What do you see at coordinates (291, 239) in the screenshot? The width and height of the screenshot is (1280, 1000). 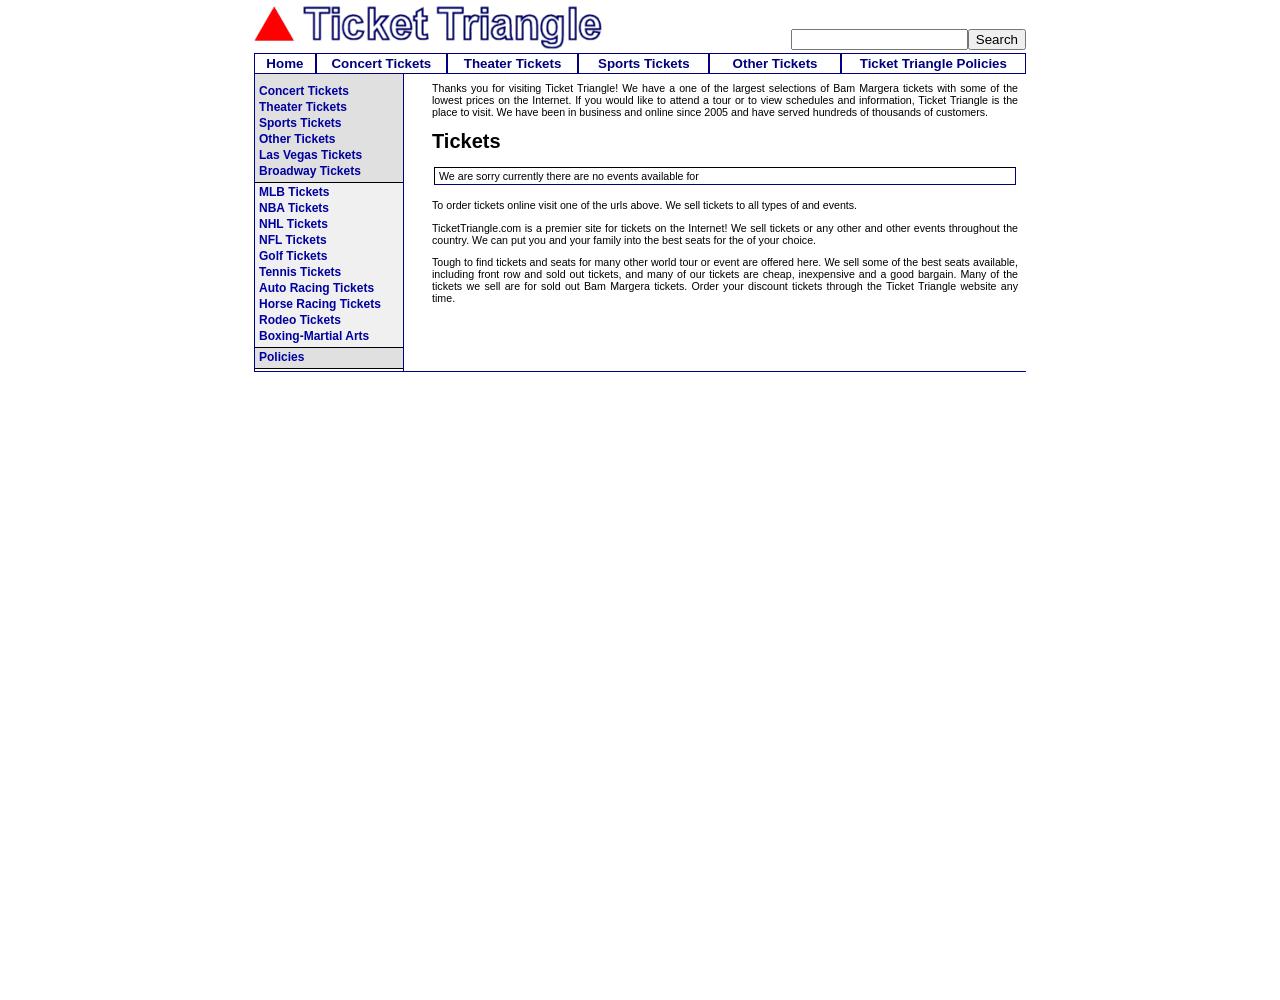 I see `'NFL Tickets'` at bounding box center [291, 239].